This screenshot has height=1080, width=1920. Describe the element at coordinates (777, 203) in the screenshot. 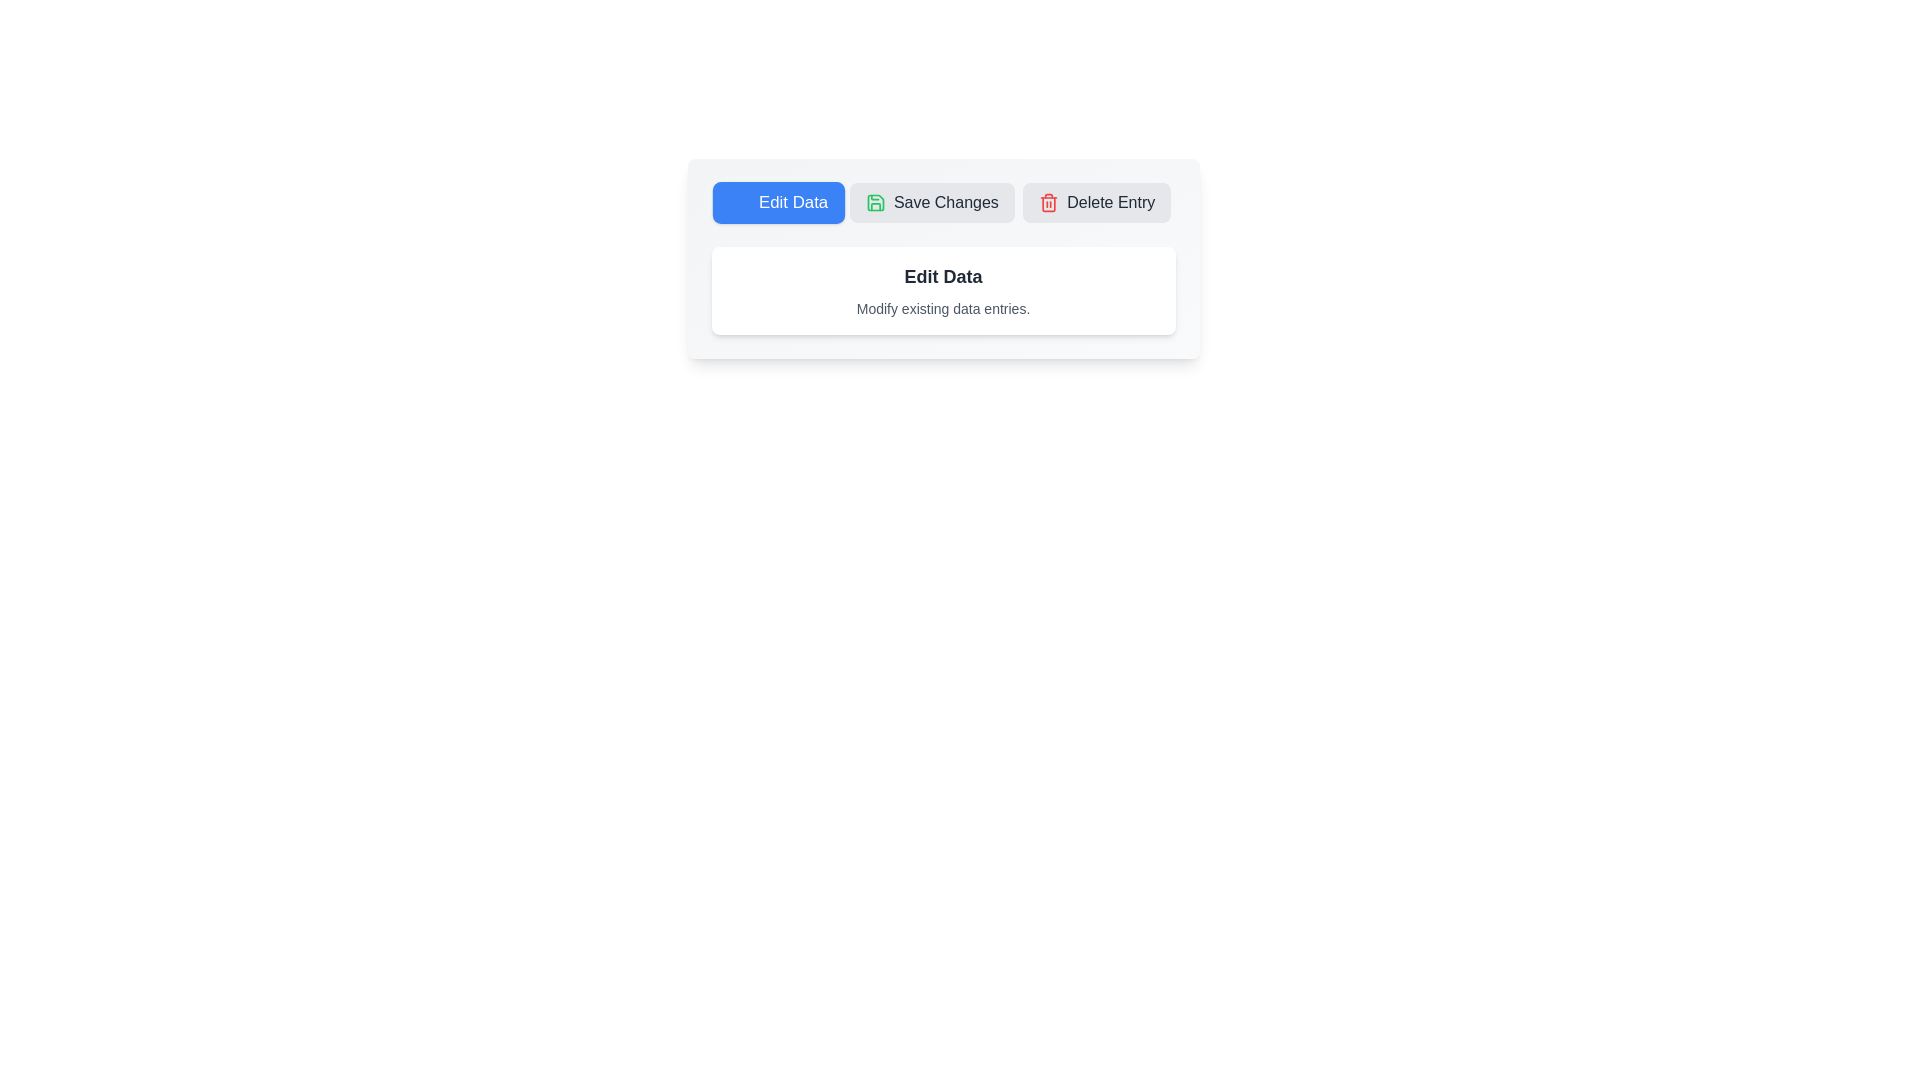

I see `the 'Edit Data' tab to activate it` at that location.